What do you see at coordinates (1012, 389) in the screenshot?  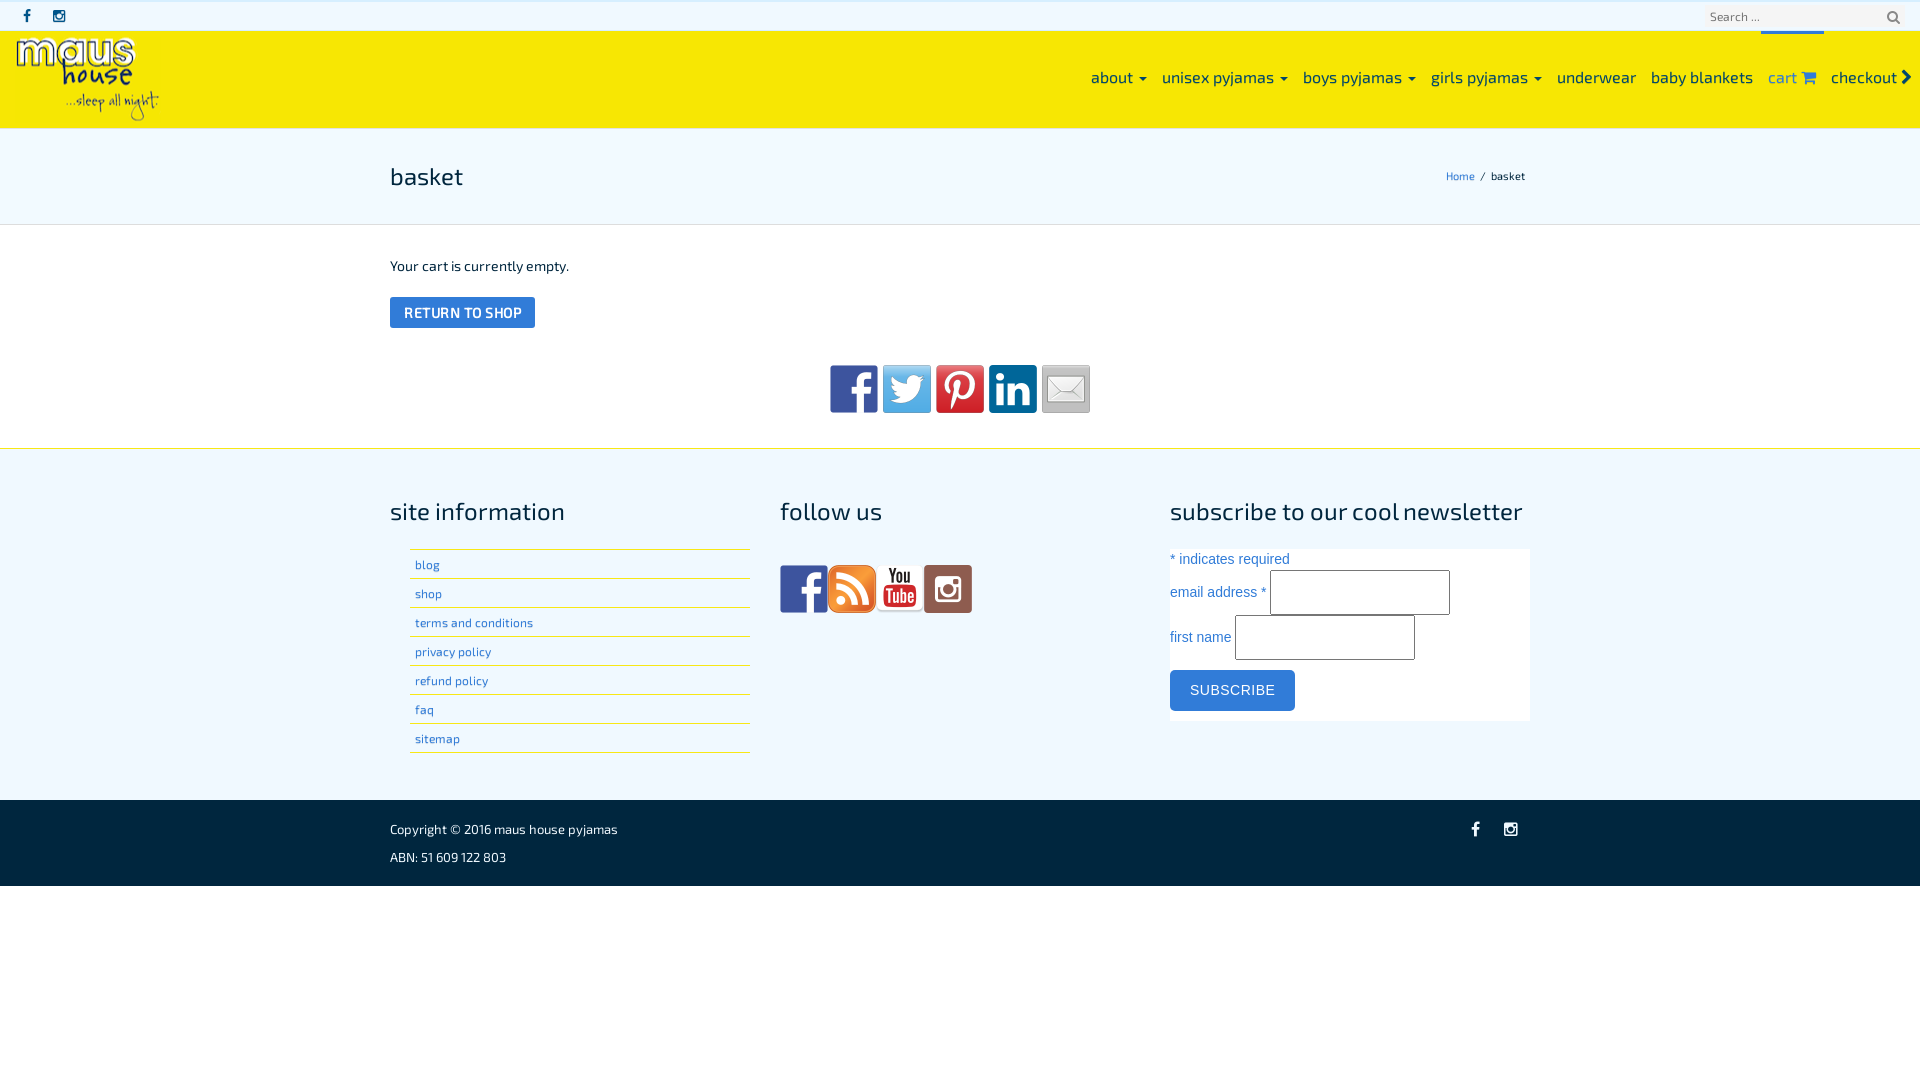 I see `'Share on Linkedin'` at bounding box center [1012, 389].